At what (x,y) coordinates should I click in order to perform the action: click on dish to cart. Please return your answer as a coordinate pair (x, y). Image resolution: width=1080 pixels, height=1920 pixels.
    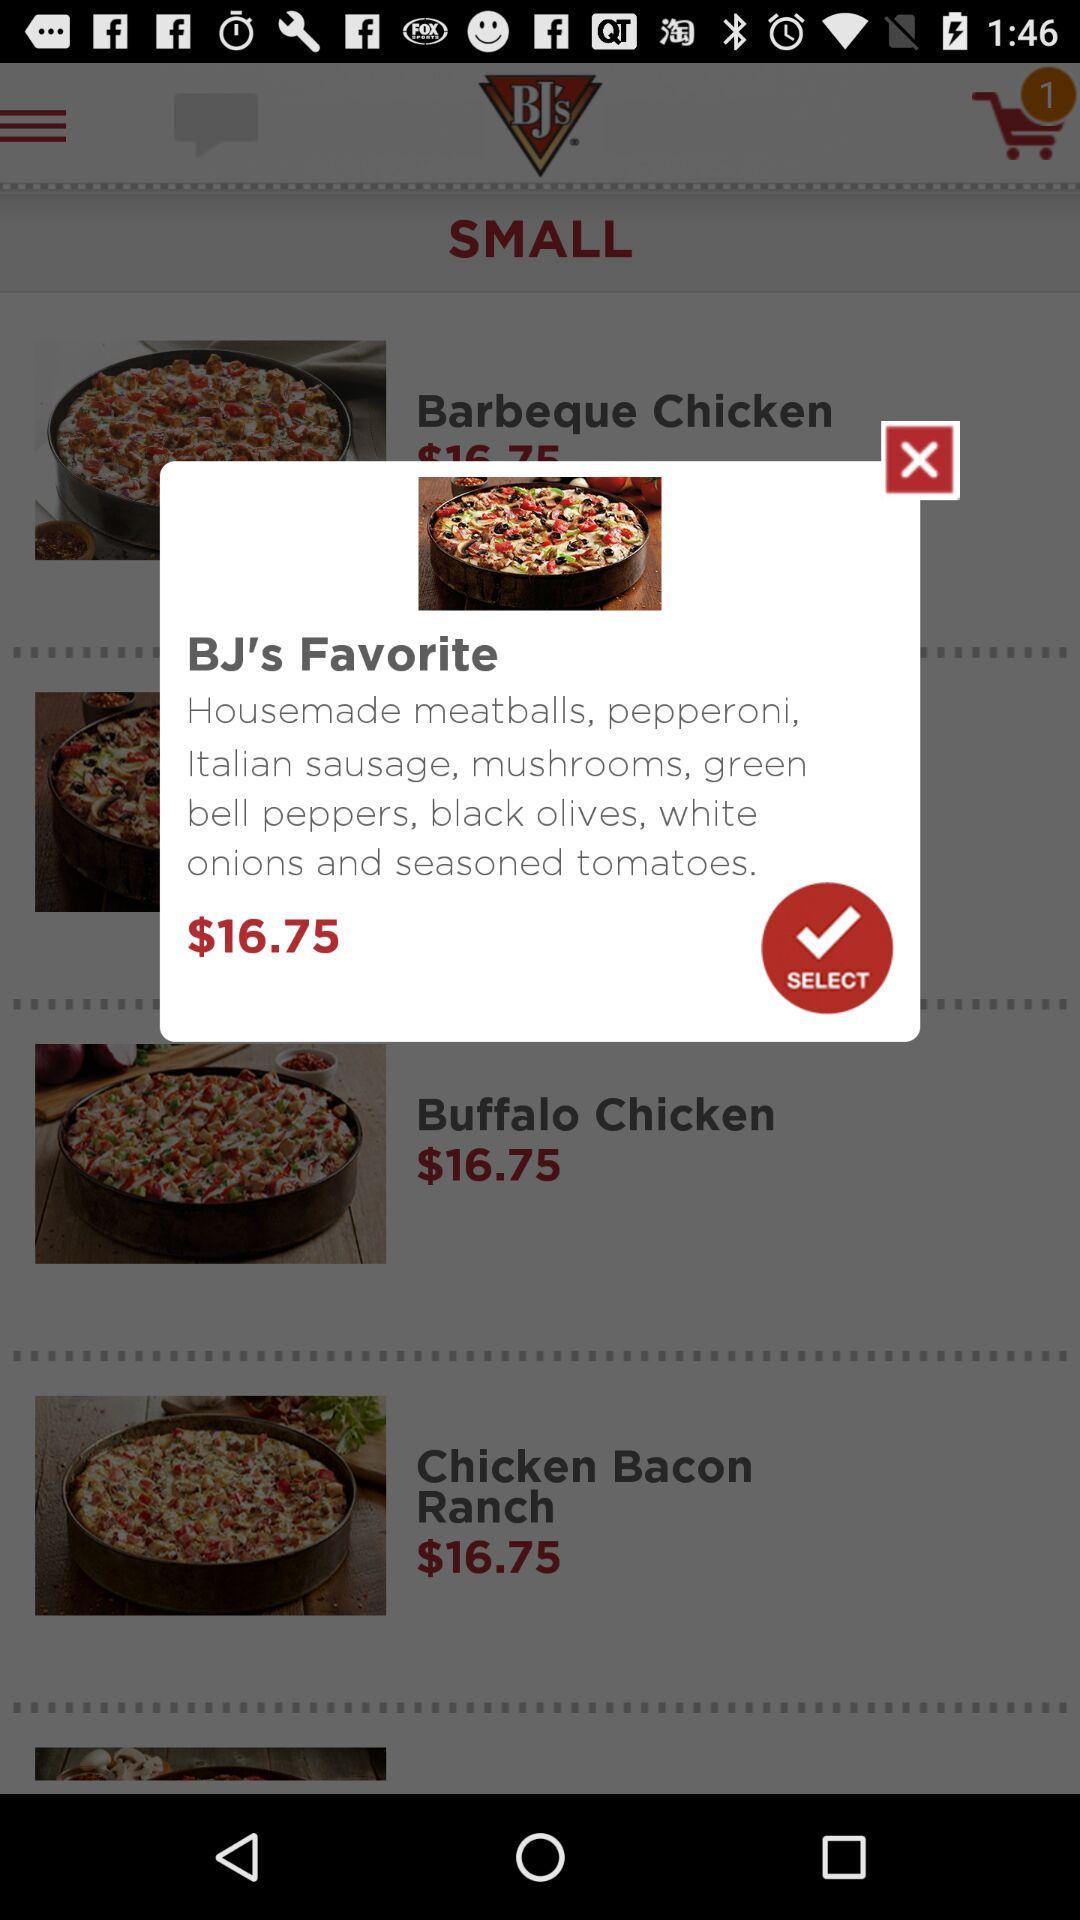
    Looking at the image, I should click on (827, 947).